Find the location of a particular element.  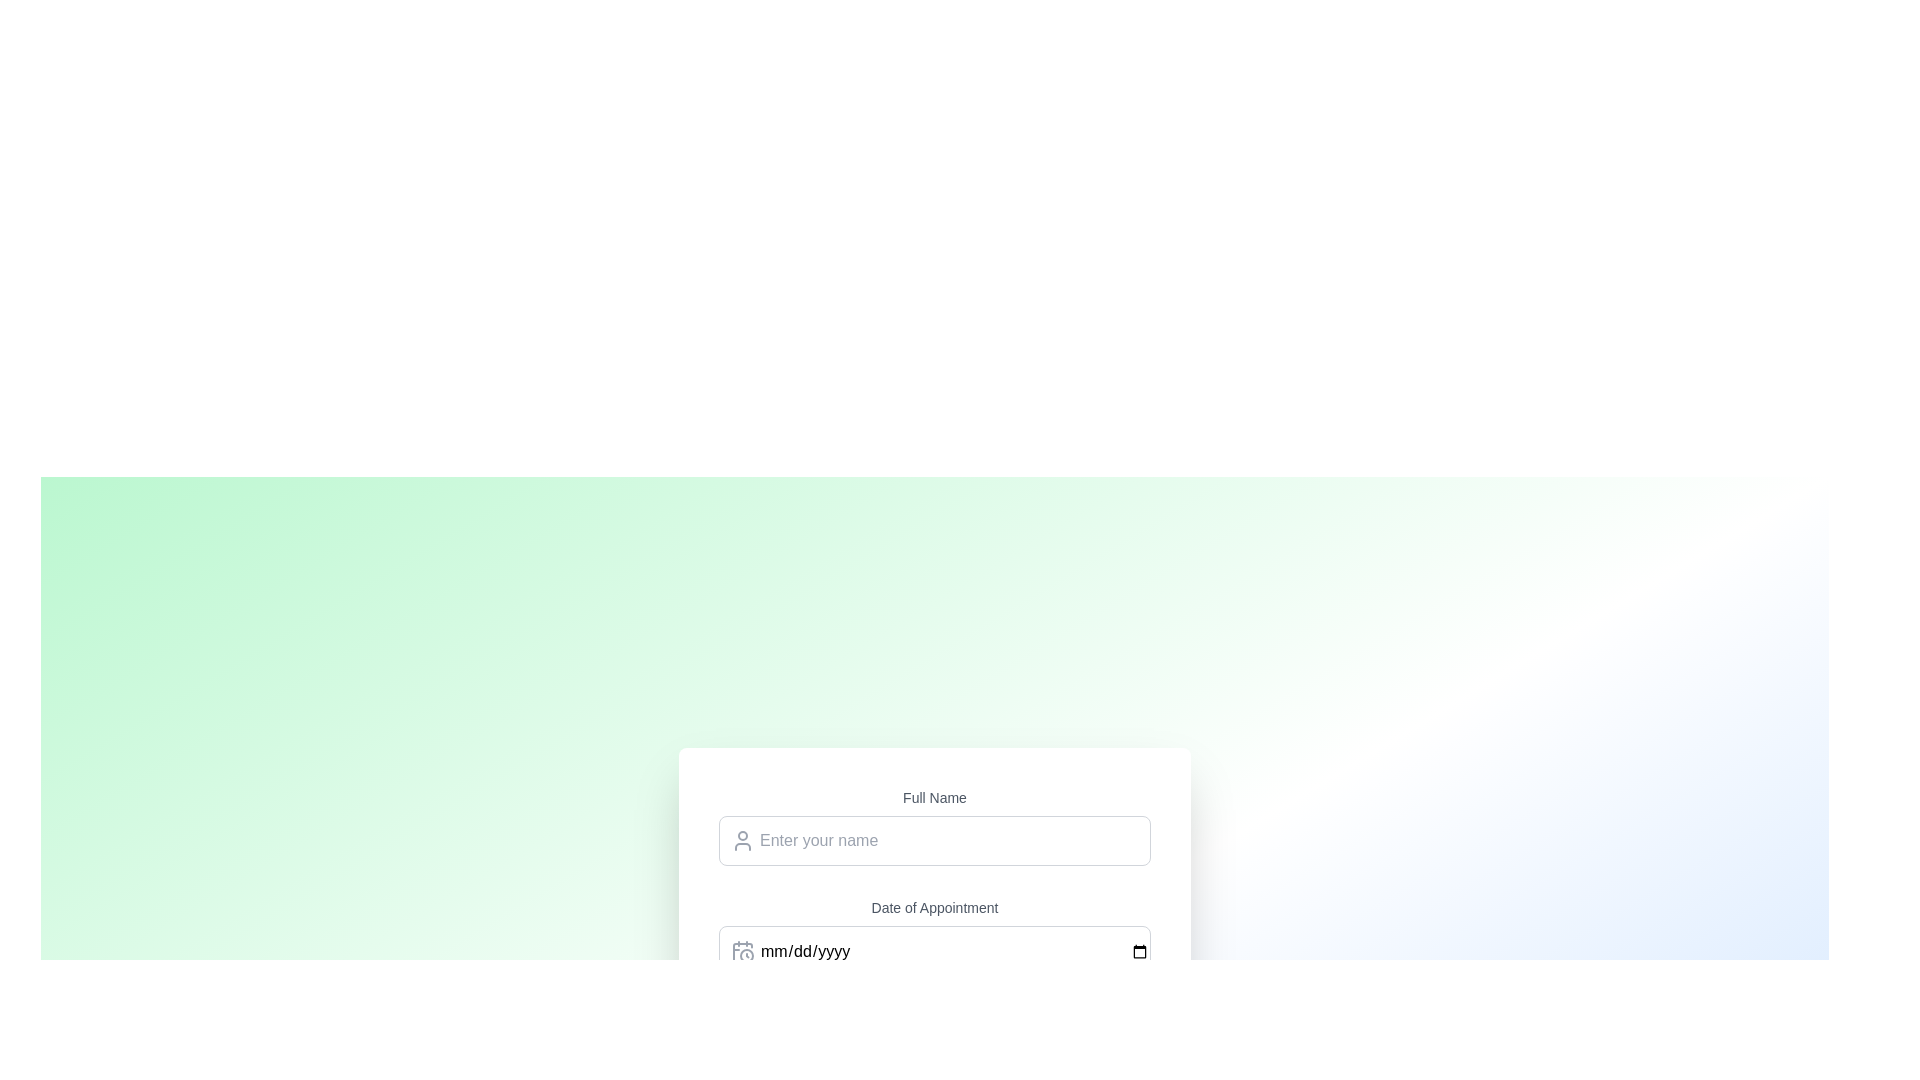

the calendar icon with a clock overlay, located inside the 'Date of Appointment' input field is located at coordinates (742, 950).